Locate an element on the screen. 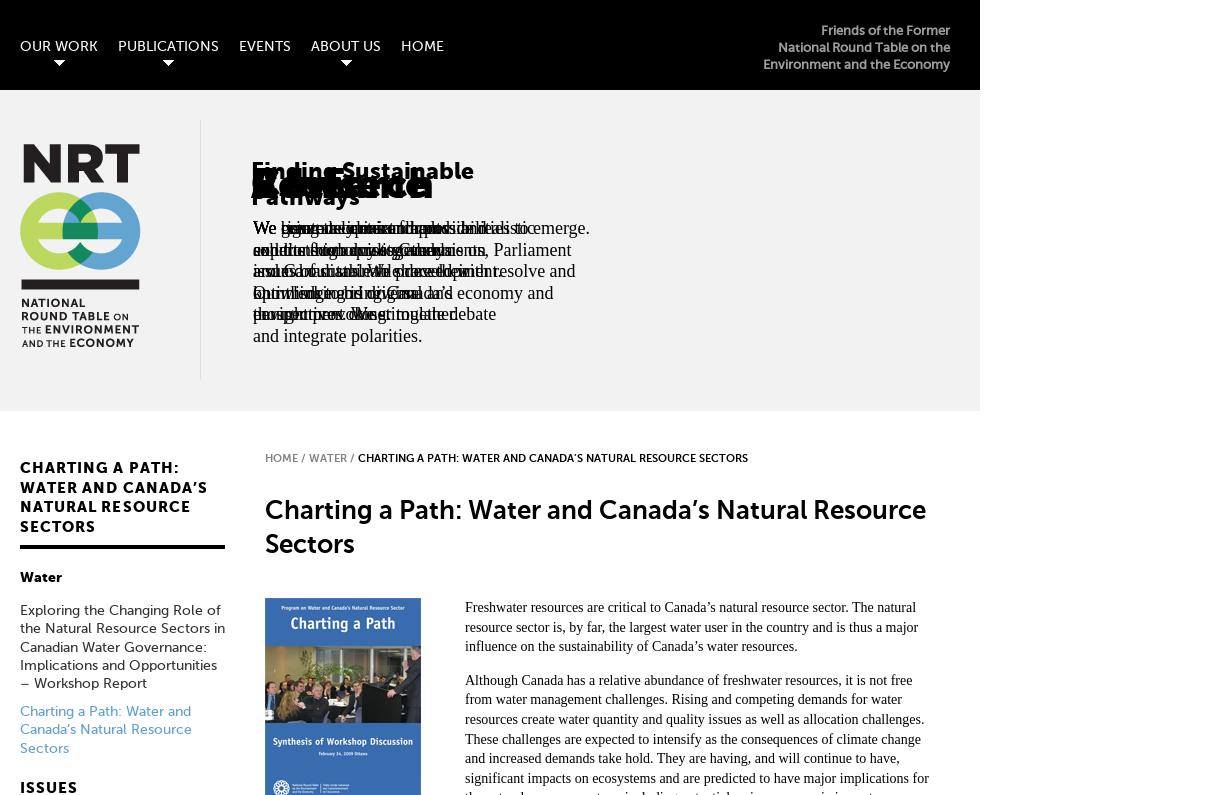 This screenshot has width=1220, height=795. 'Environment and the Economy' is located at coordinates (856, 64).